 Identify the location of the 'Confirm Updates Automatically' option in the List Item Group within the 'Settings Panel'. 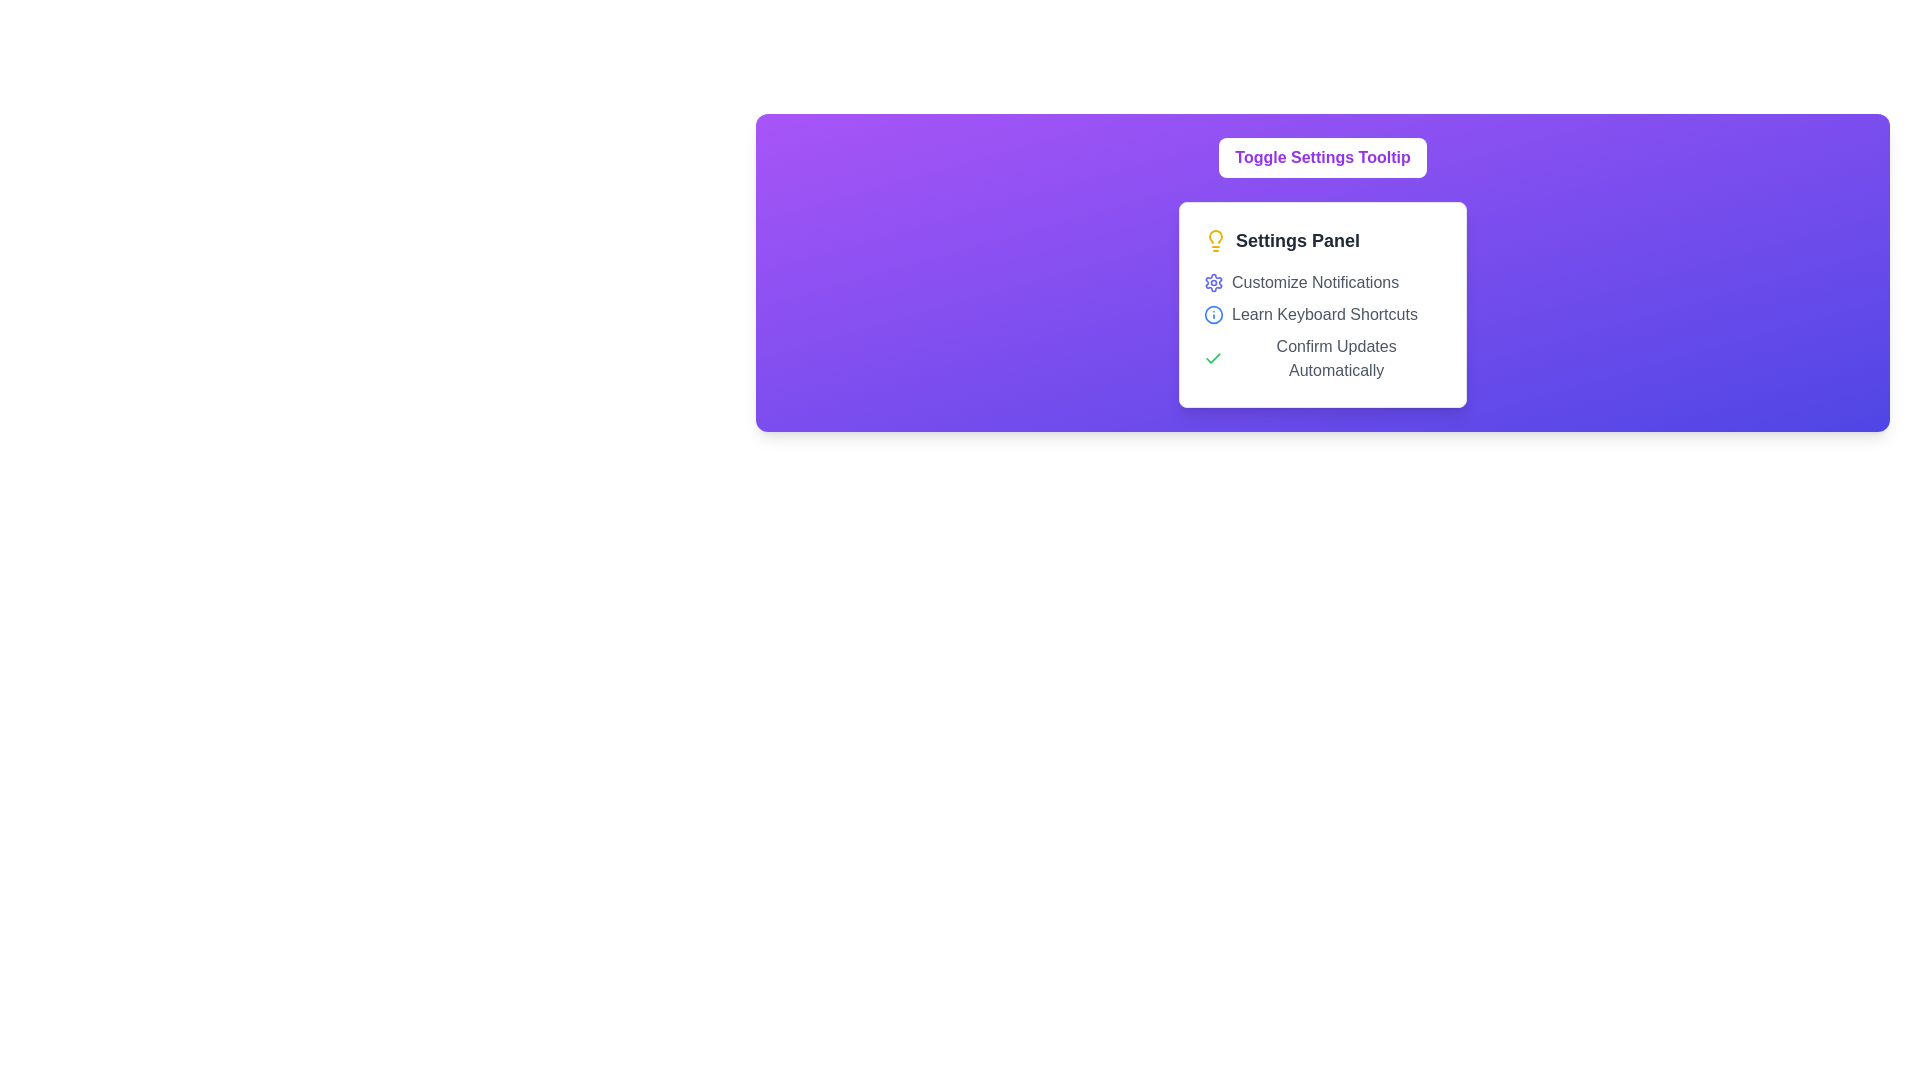
(1323, 326).